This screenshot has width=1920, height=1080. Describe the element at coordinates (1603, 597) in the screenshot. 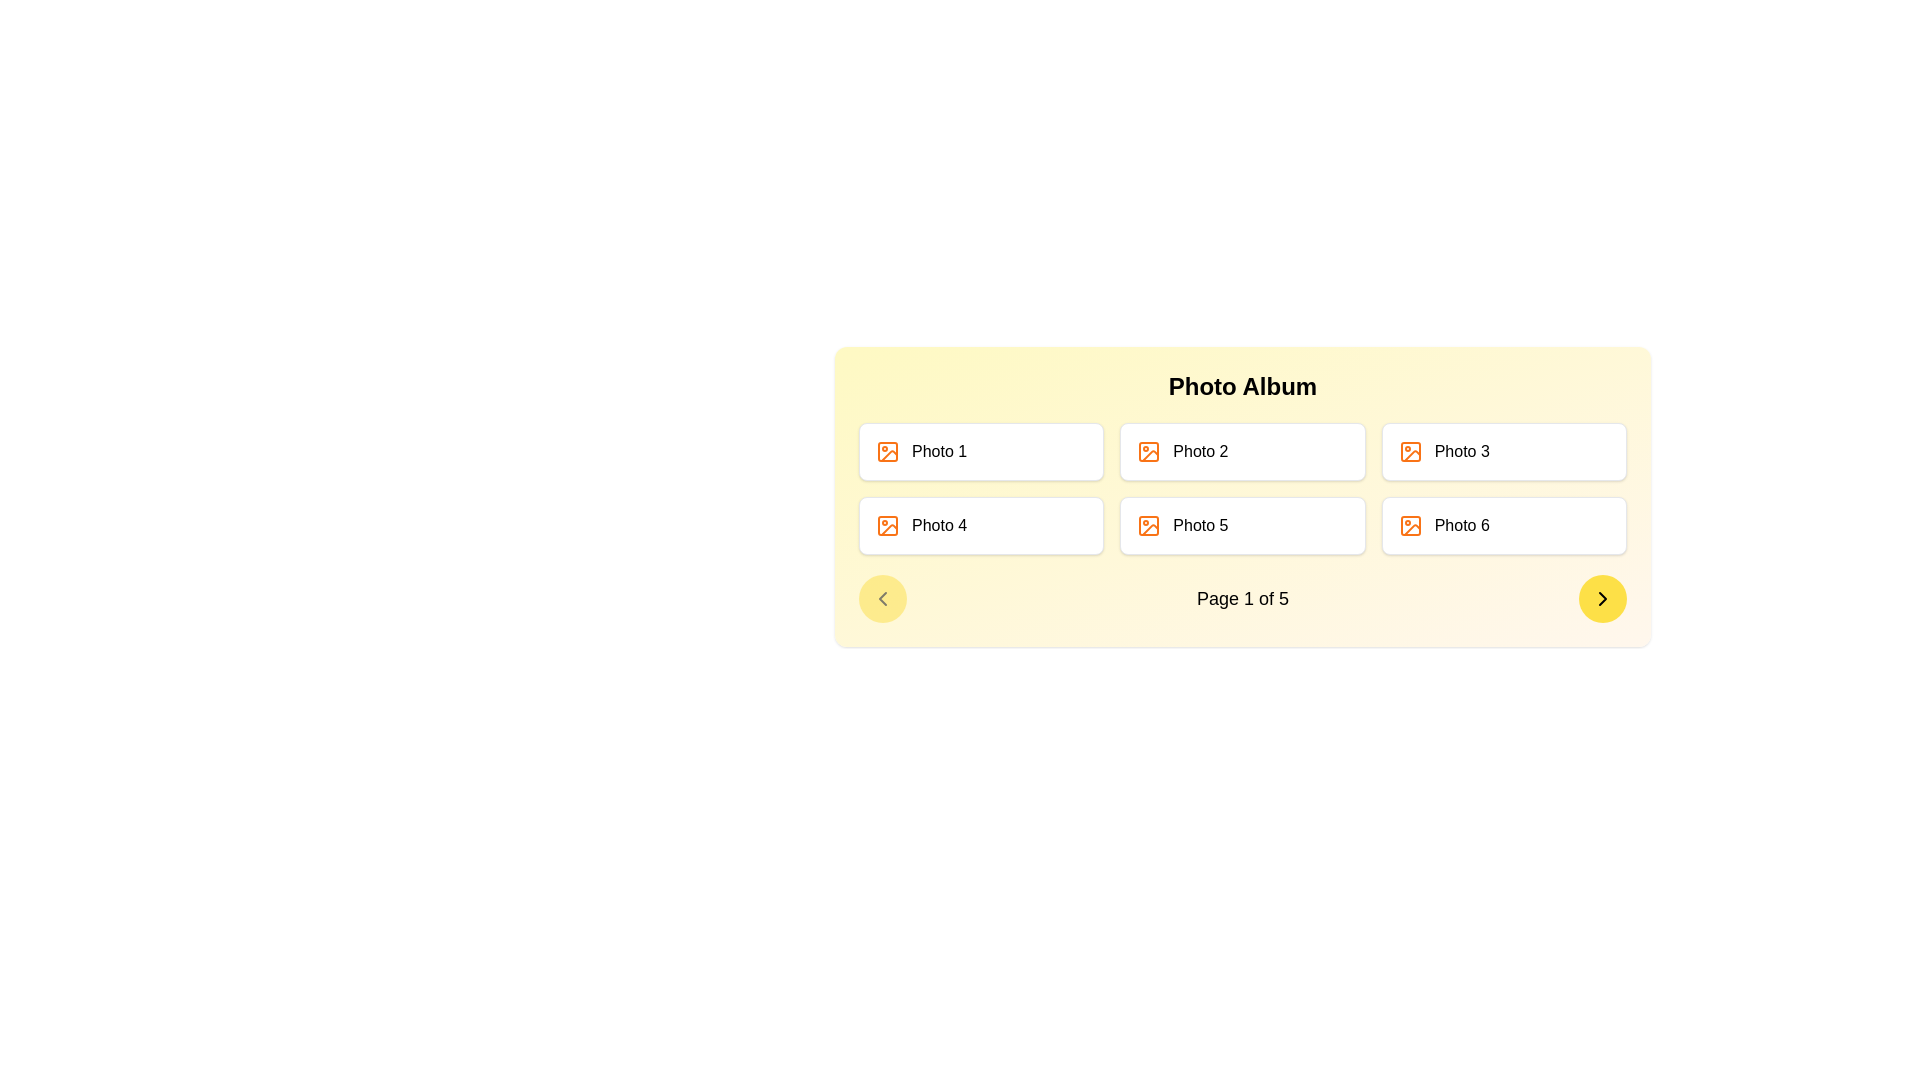

I see `the right-facing chevron icon located inside the circular button with a yellow background in the bottom-right corner of the interface` at that location.